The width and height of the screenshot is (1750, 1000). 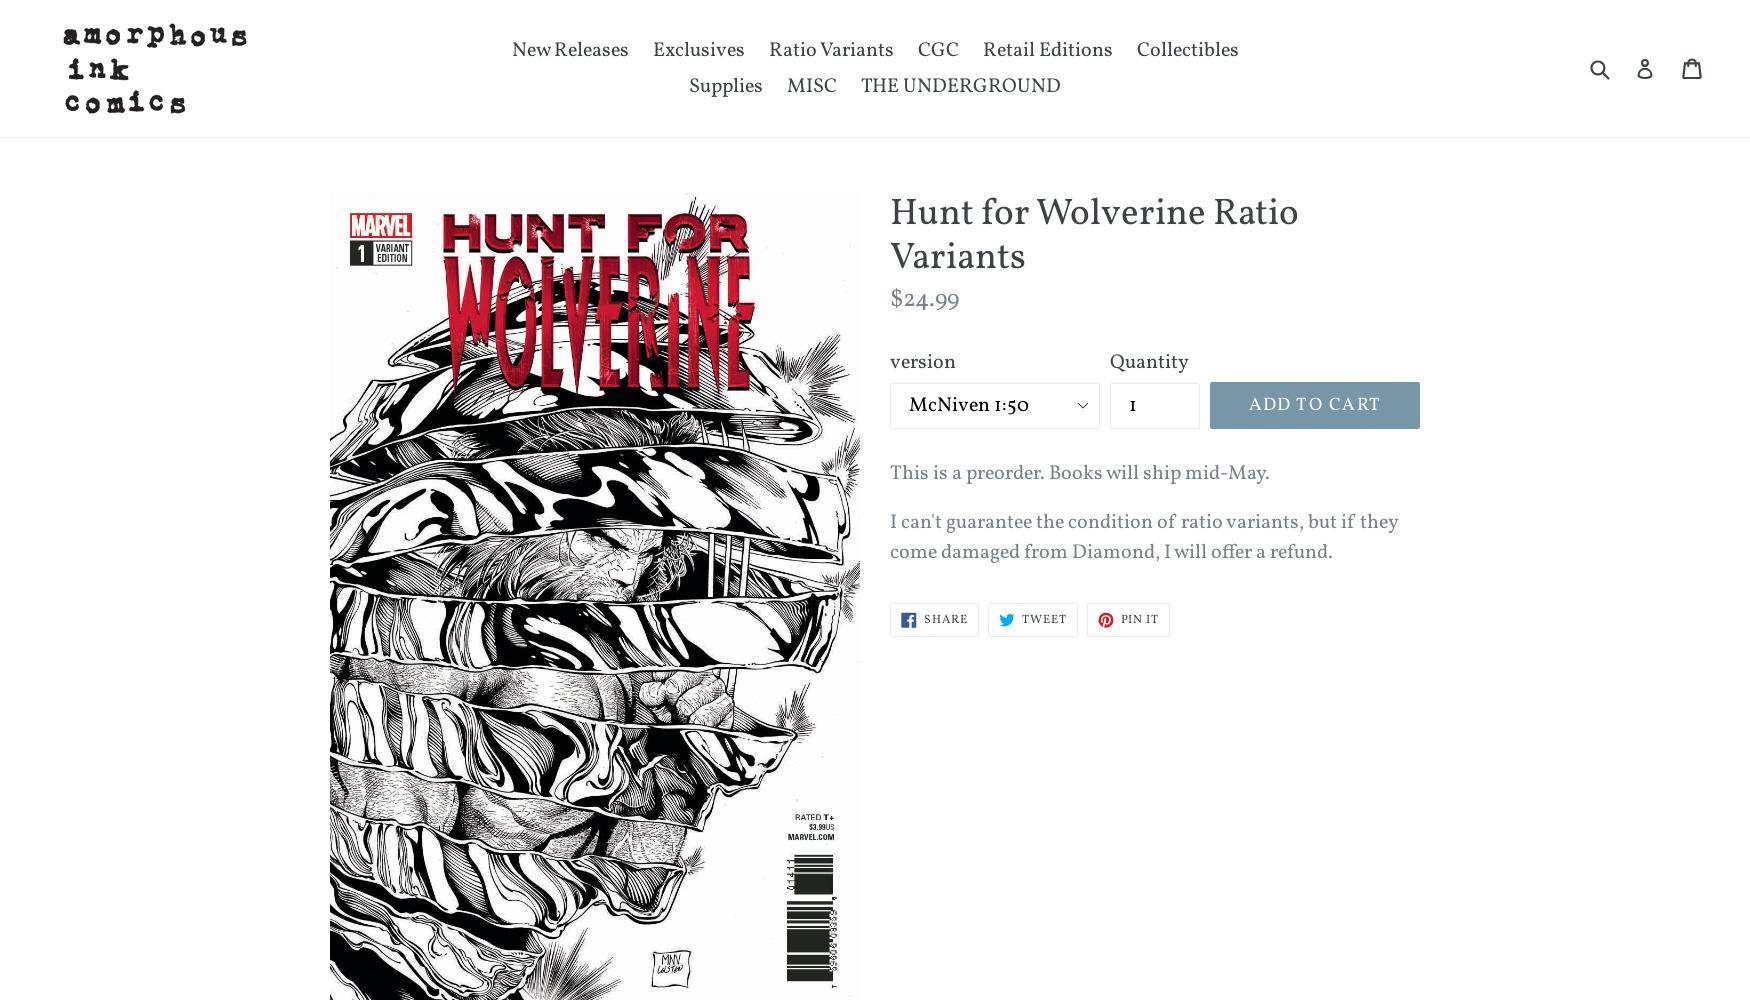 What do you see at coordinates (921, 361) in the screenshot?
I see `'version'` at bounding box center [921, 361].